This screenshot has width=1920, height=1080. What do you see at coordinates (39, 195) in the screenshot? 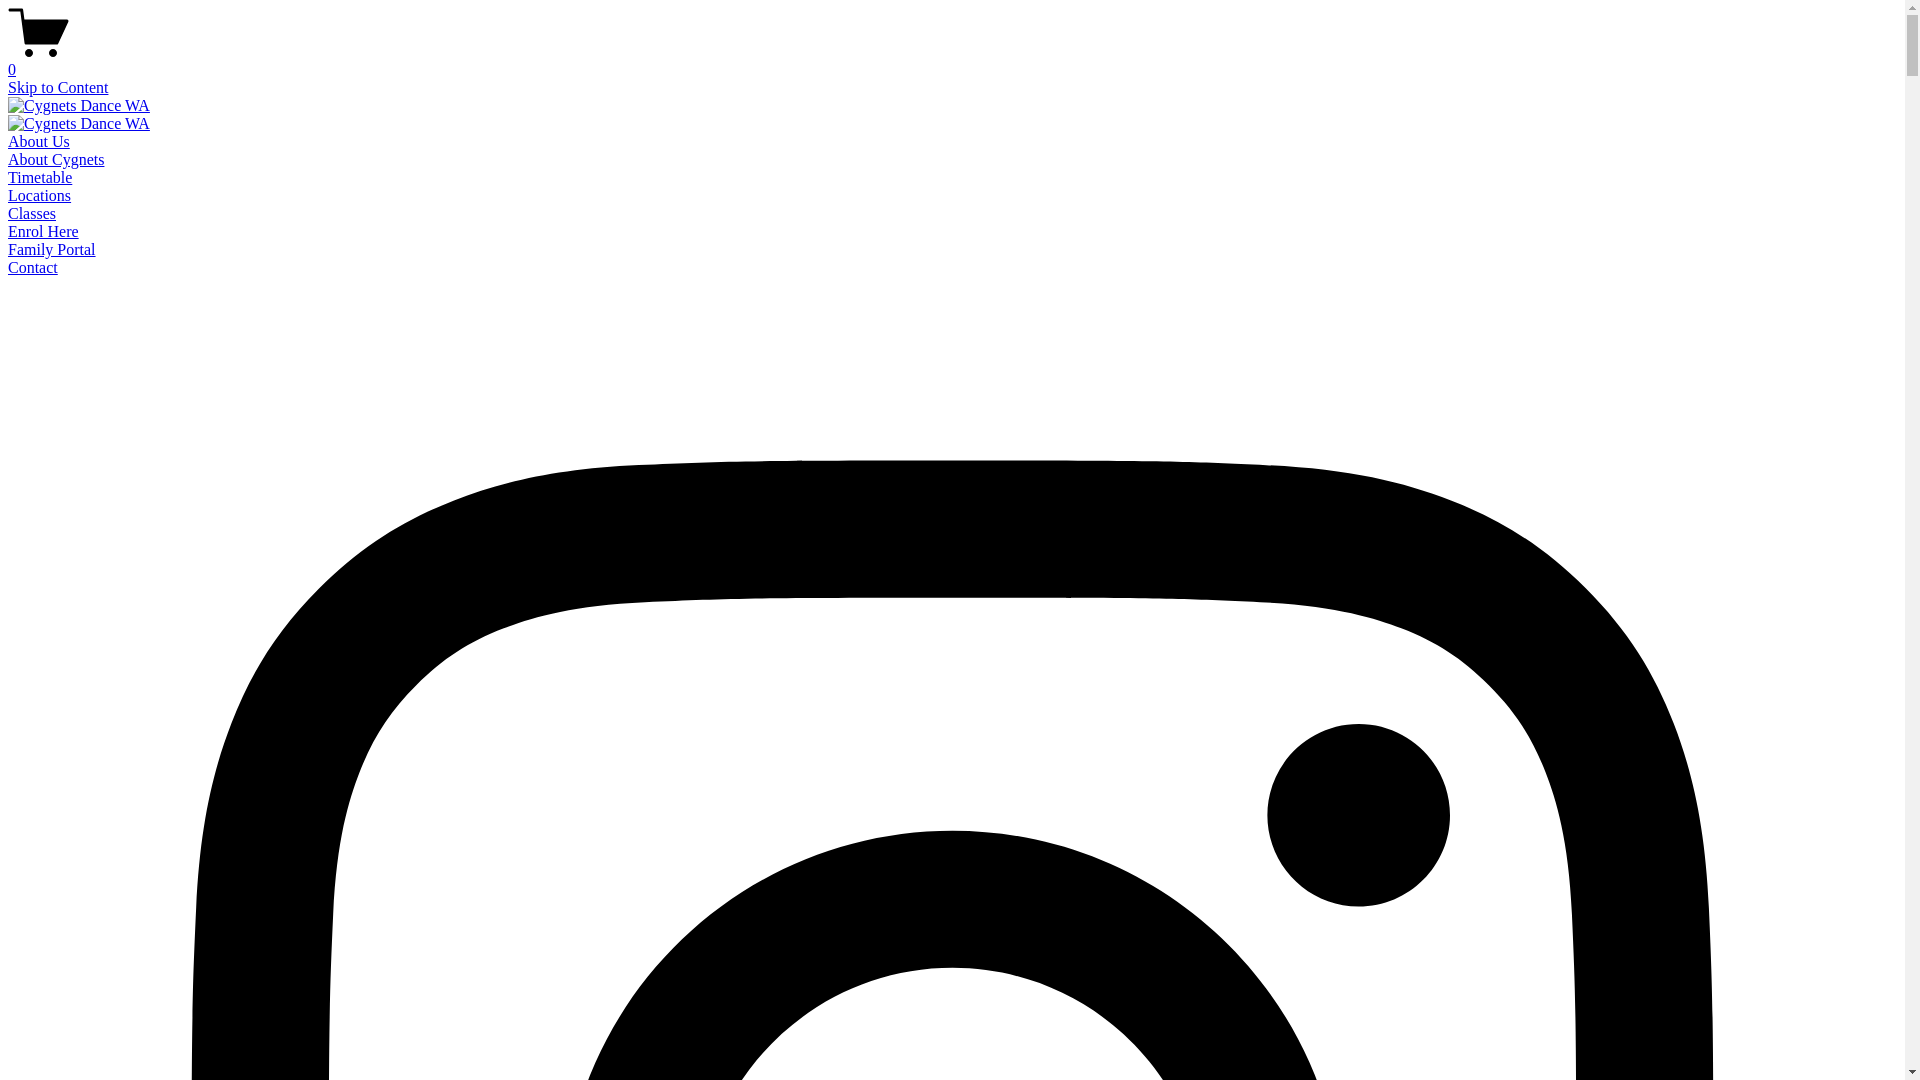
I see `'Locations'` at bounding box center [39, 195].